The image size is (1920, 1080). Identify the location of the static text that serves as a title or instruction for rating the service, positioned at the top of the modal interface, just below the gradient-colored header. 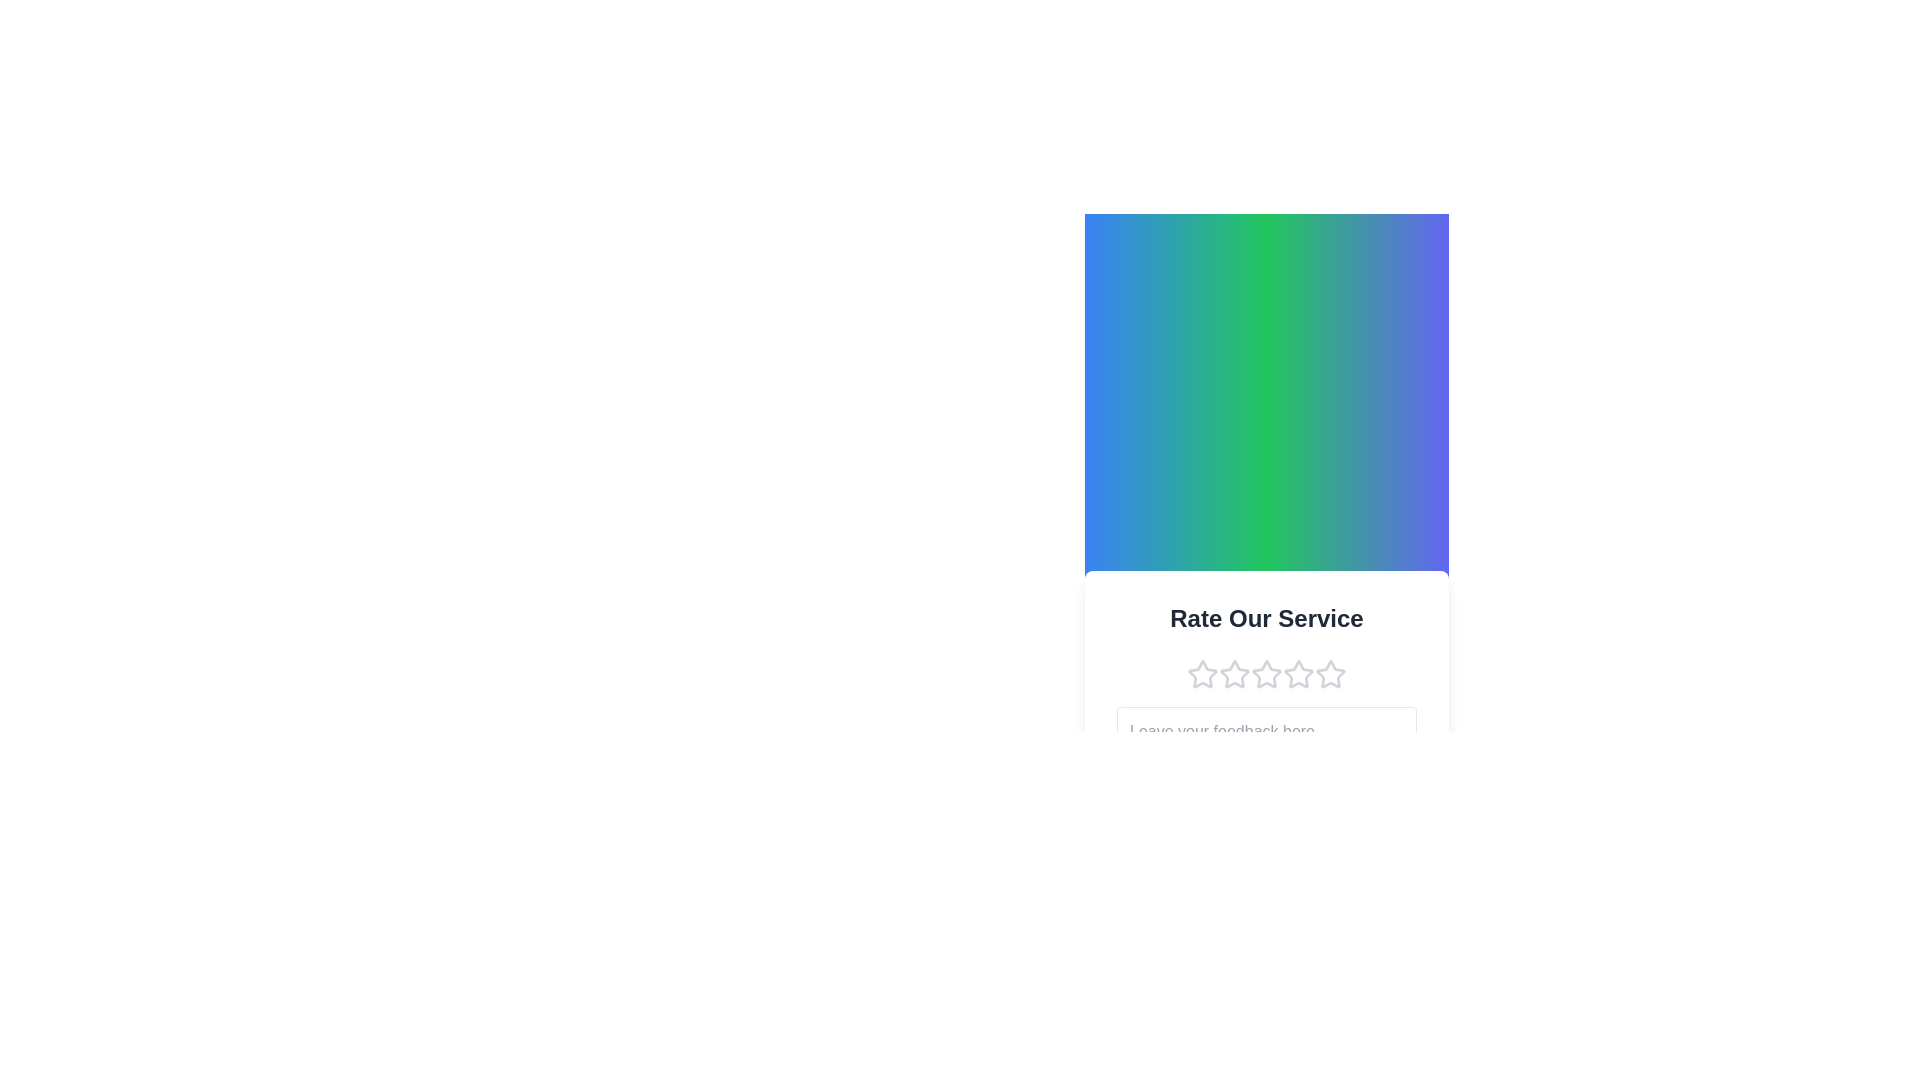
(1266, 616).